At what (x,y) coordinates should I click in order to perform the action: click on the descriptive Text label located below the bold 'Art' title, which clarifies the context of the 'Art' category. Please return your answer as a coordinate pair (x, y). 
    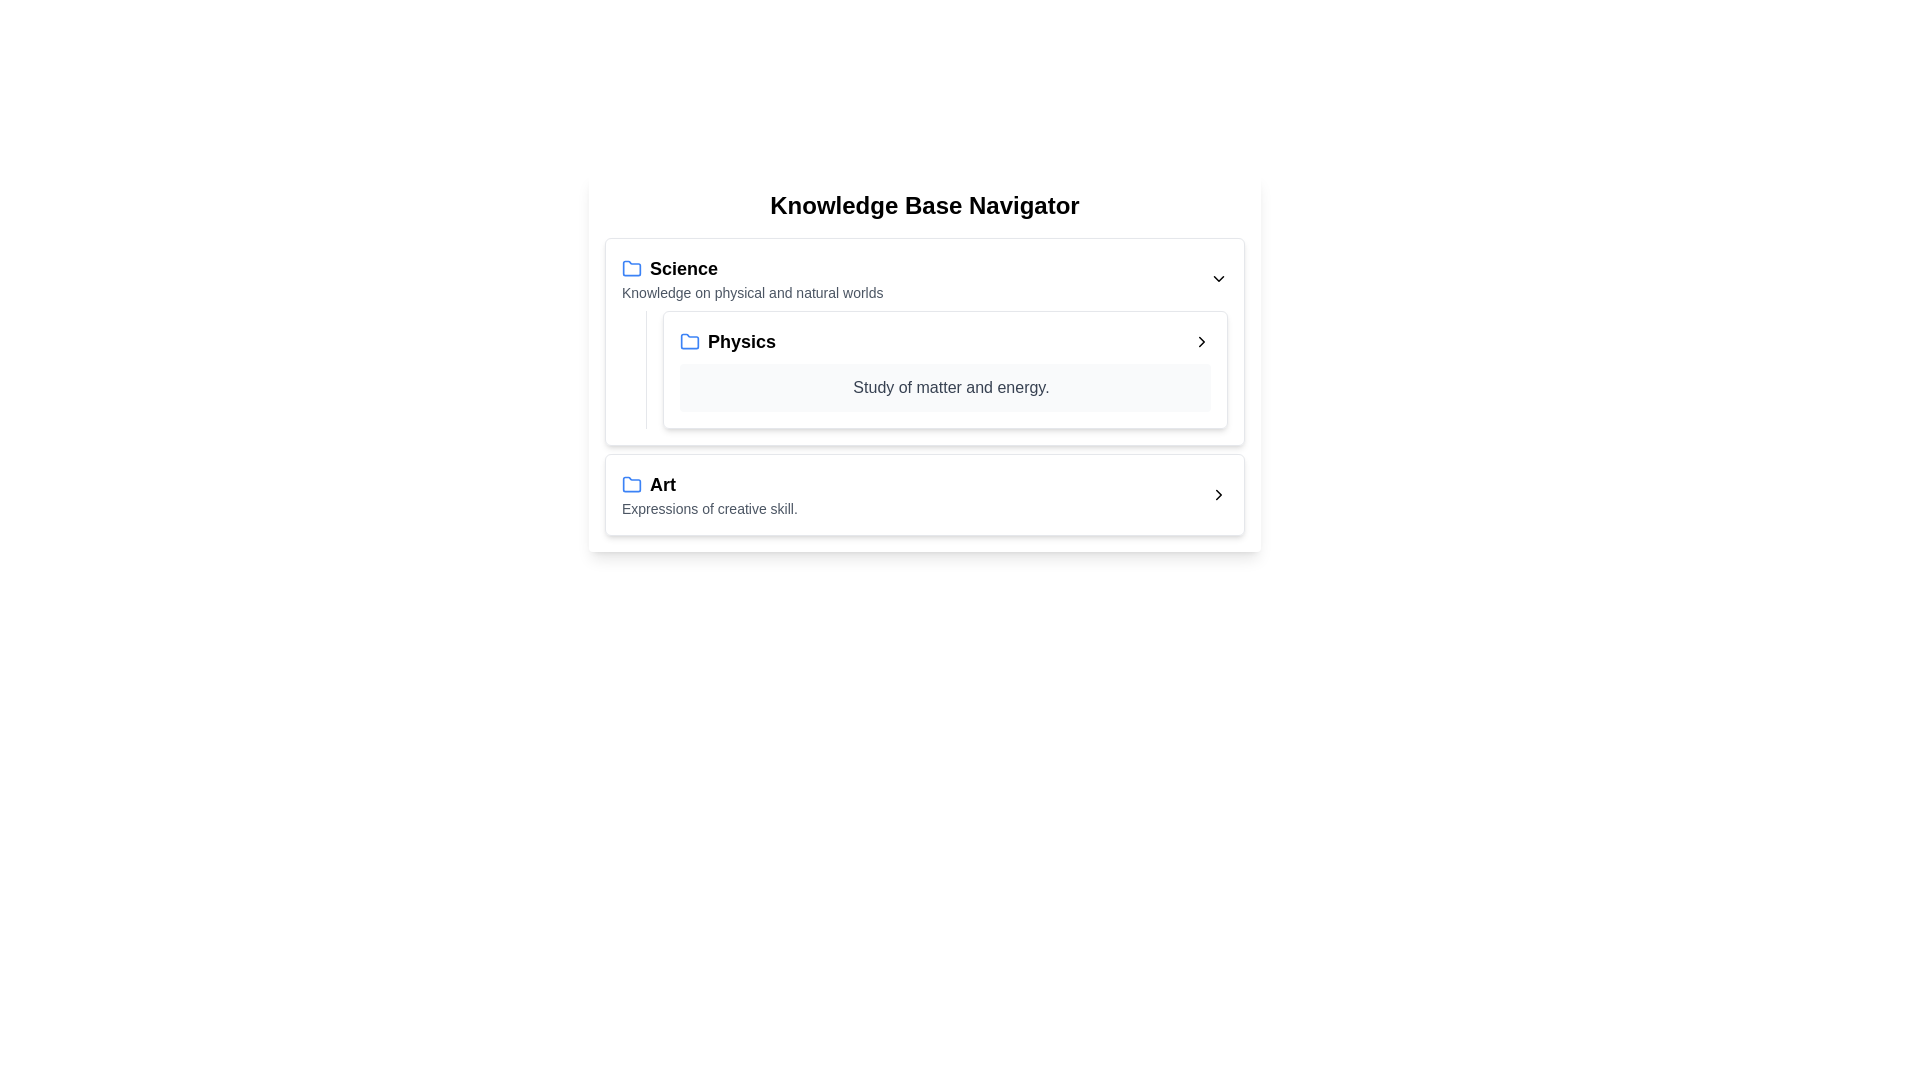
    Looking at the image, I should click on (709, 508).